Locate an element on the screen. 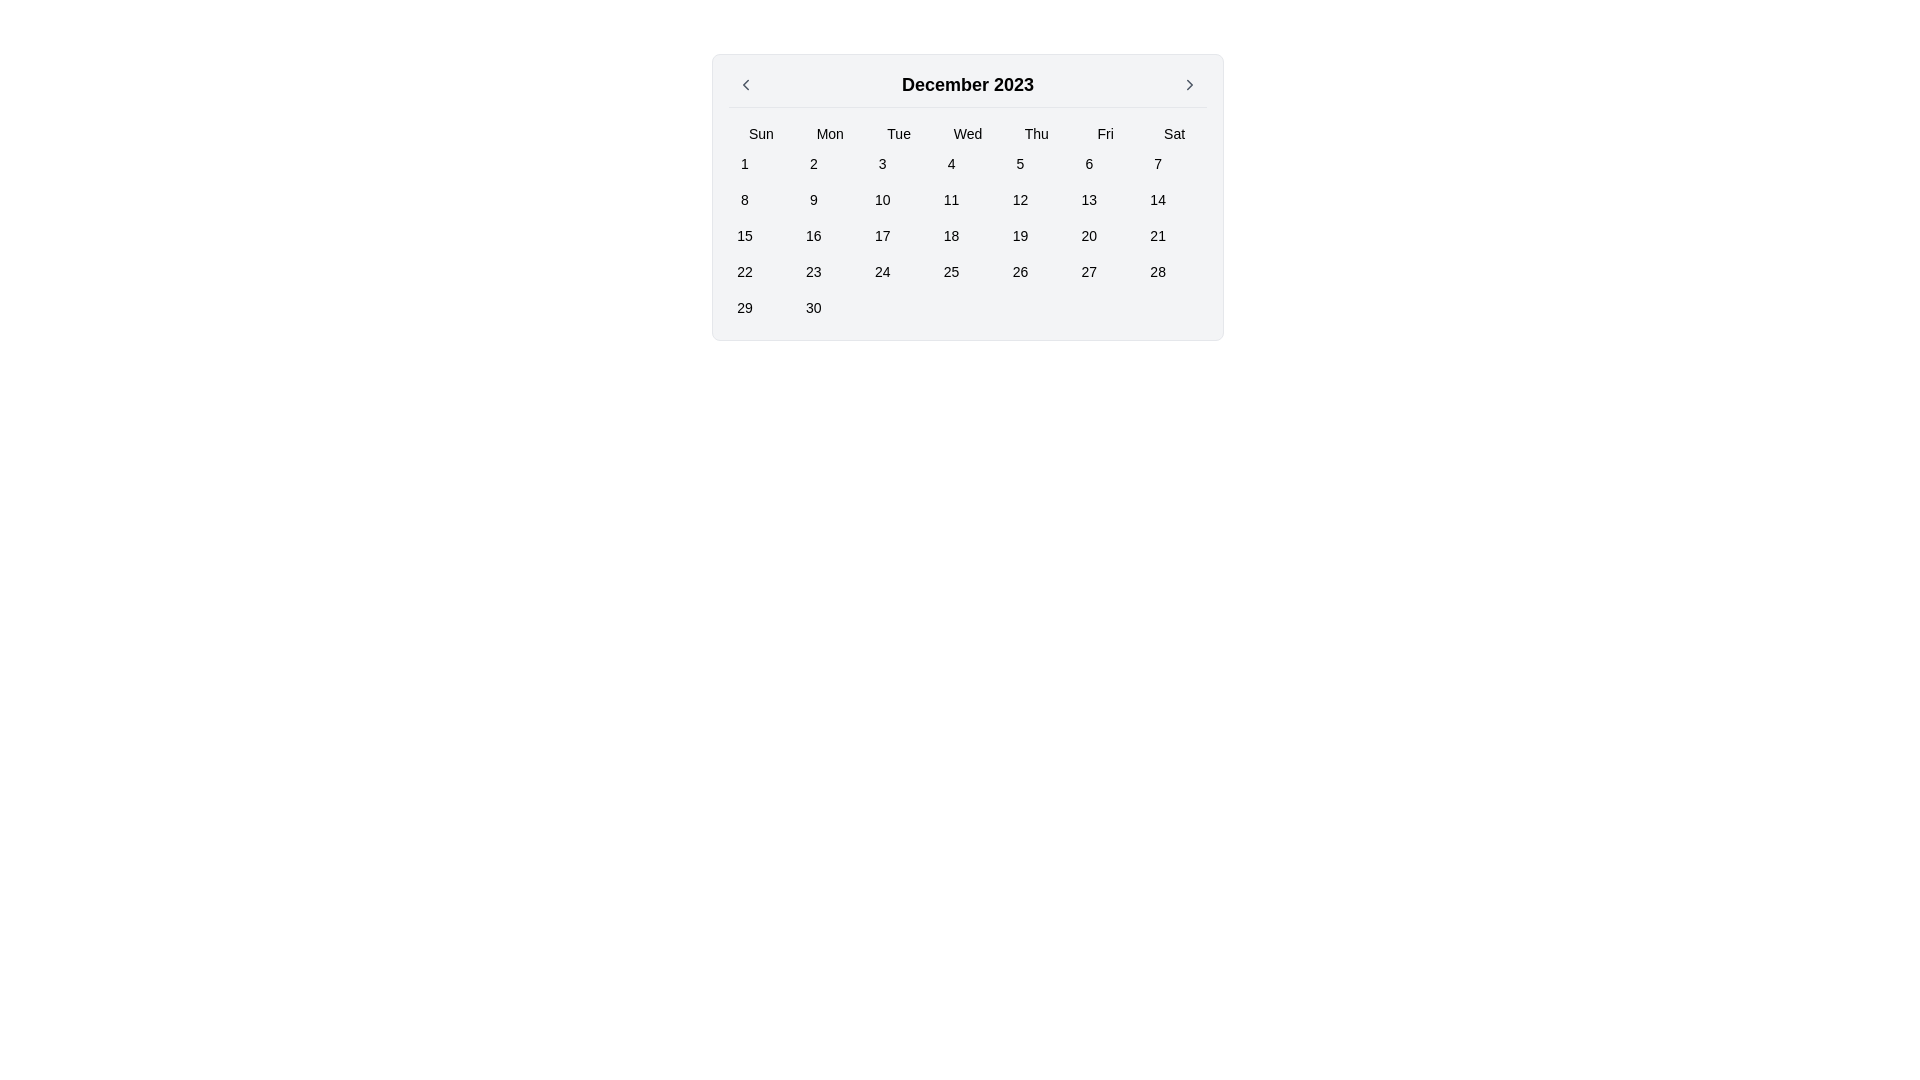 This screenshot has height=1080, width=1920. the clickable calendar date cell displaying the number '13' located in the sixth column of the third row of the calendar grid is located at coordinates (1088, 200).